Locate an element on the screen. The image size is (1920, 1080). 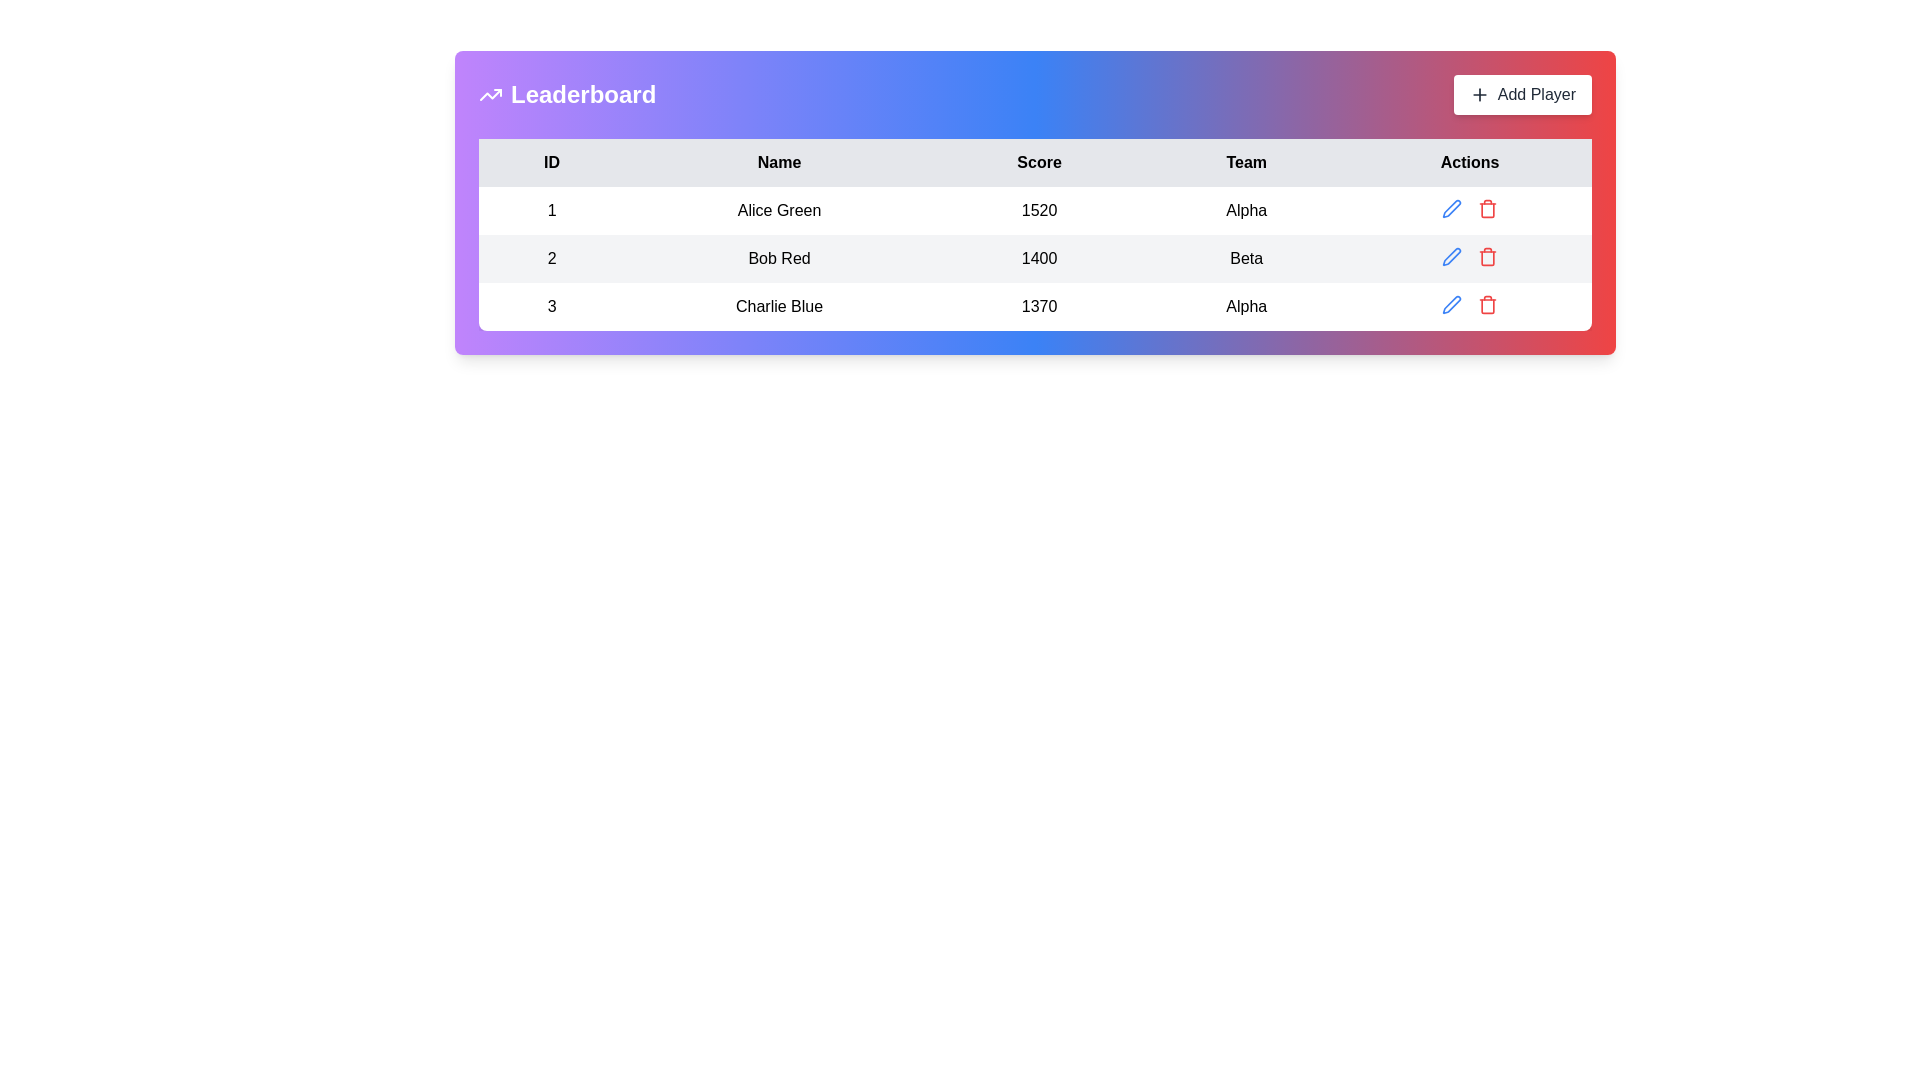
the static text displaying the score for the player 'Alice Green' in the leaderboard table, specifically located in the third column of the first row is located at coordinates (1039, 211).